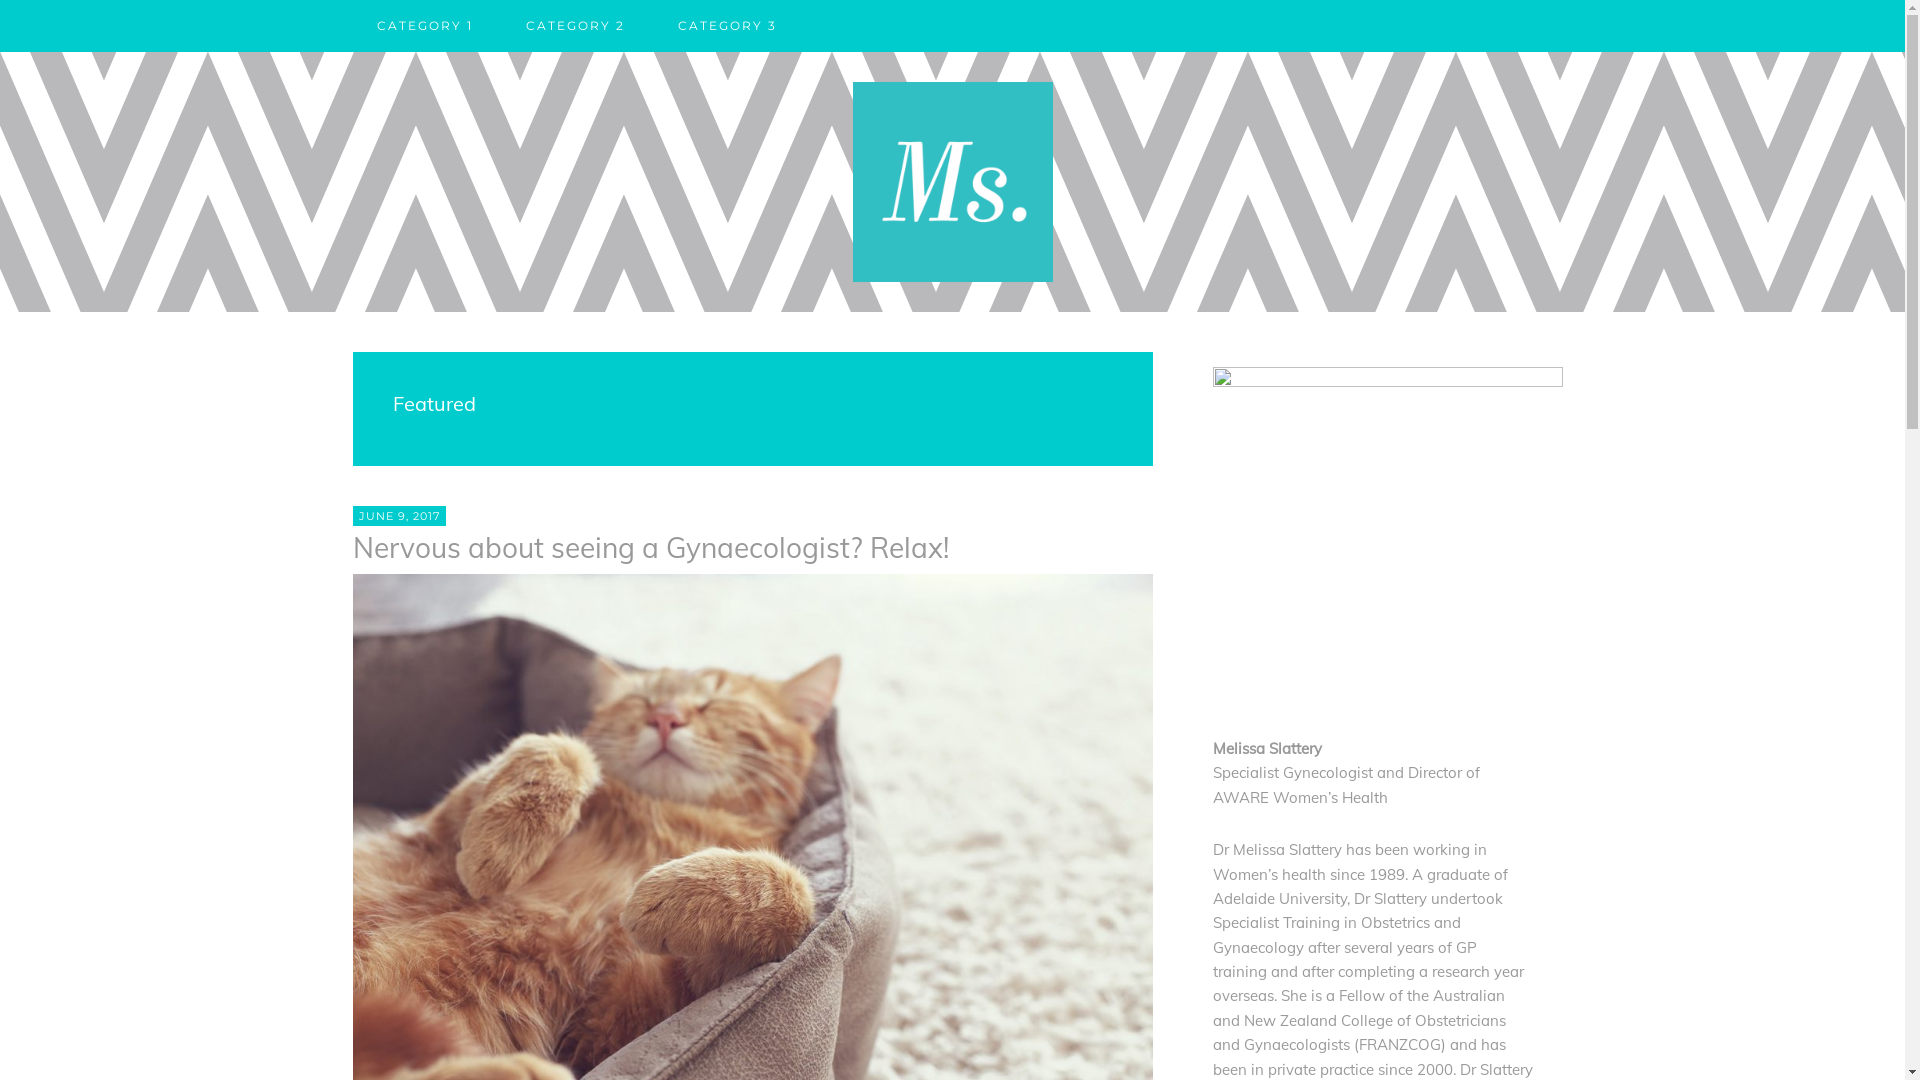  I want to click on 'CATEGORY 1', so click(422, 26).